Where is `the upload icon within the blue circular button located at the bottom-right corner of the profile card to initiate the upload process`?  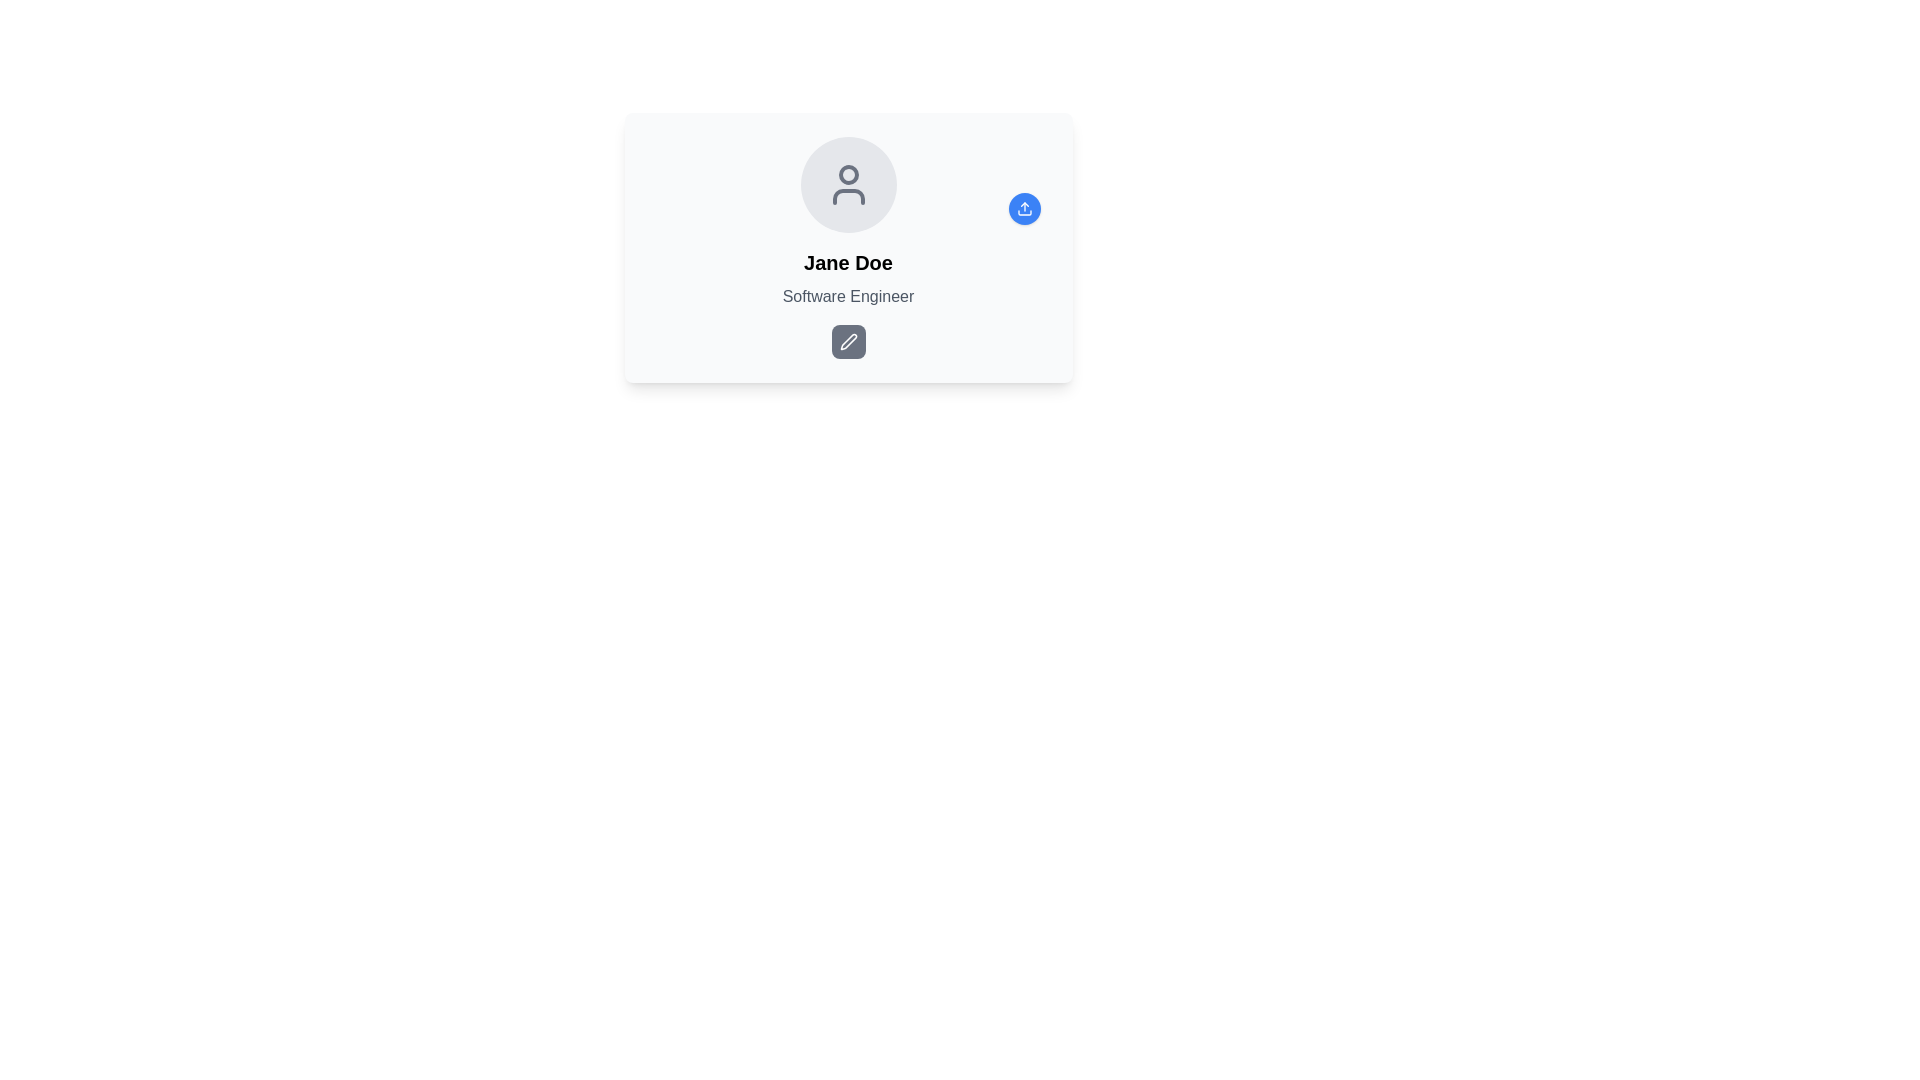 the upload icon within the blue circular button located at the bottom-right corner of the profile card to initiate the upload process is located at coordinates (1024, 208).